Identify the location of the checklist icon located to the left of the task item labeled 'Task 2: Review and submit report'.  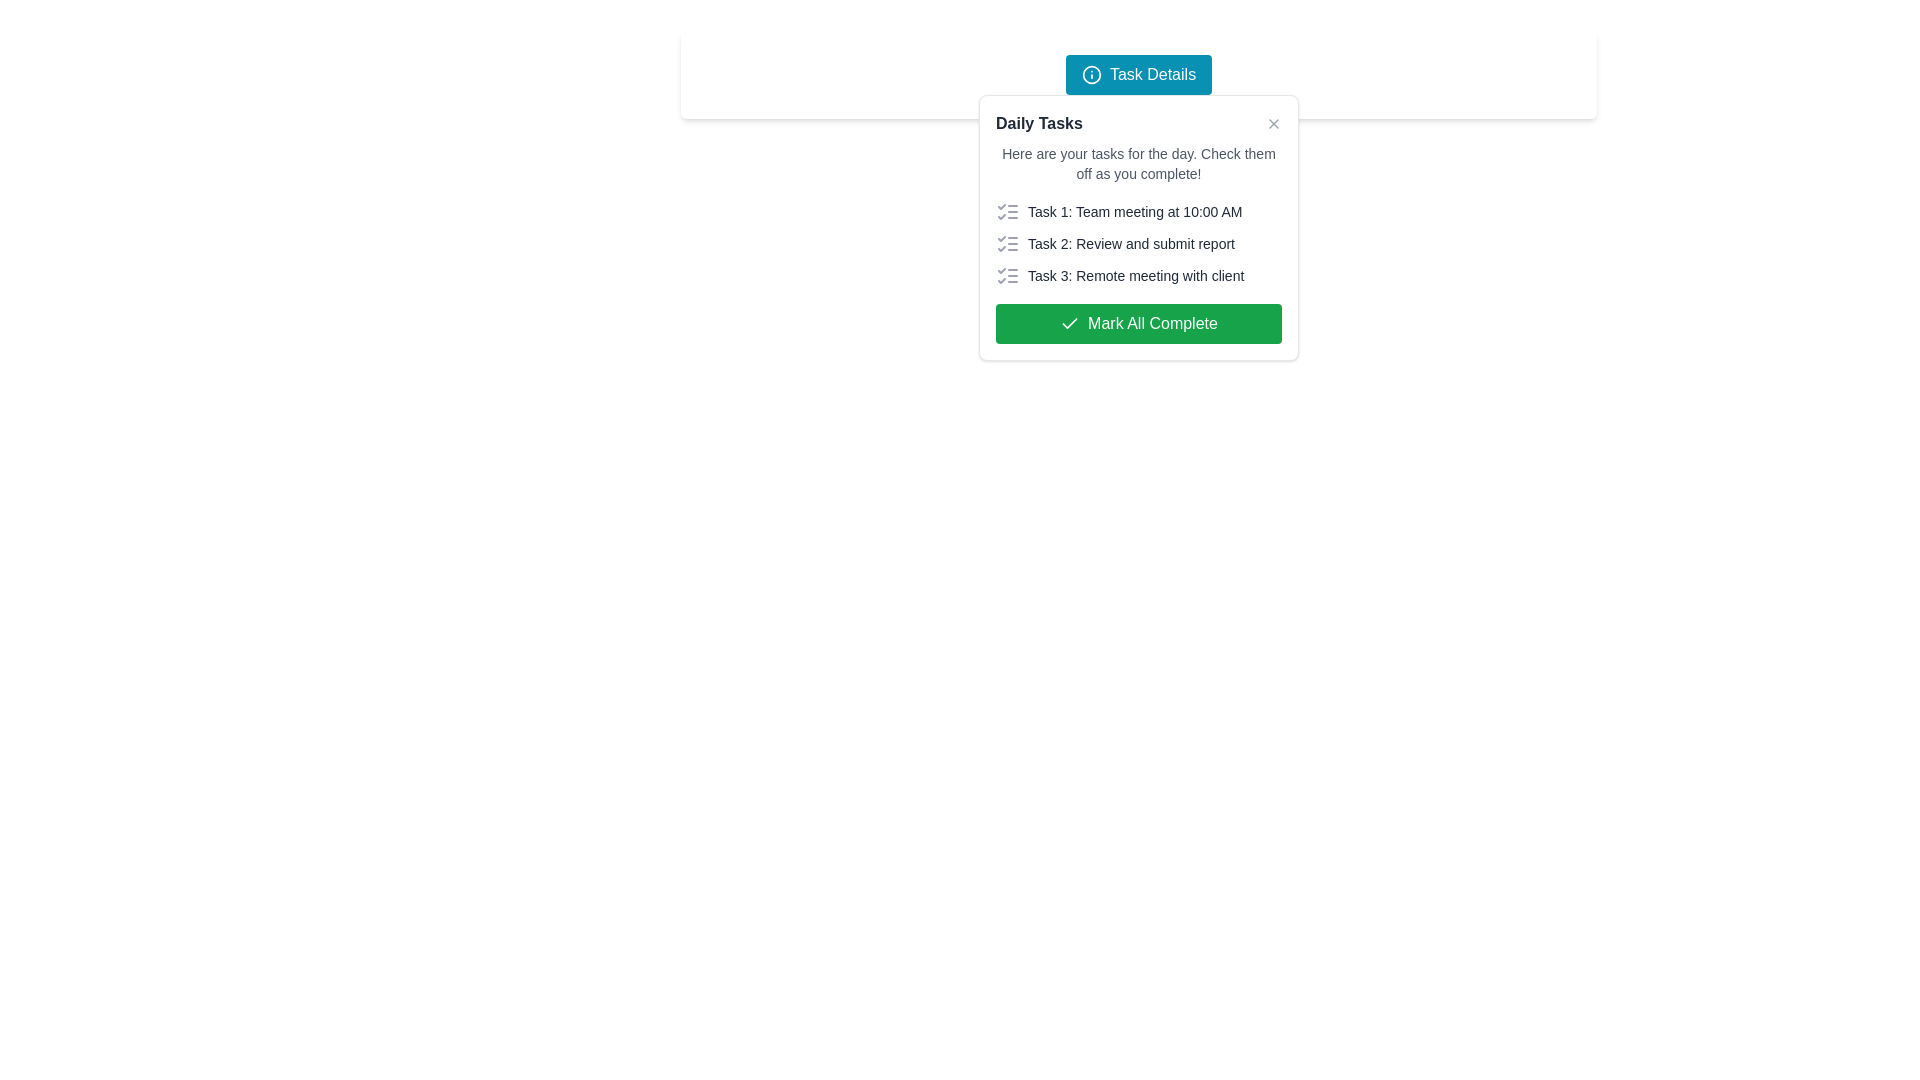
(1008, 242).